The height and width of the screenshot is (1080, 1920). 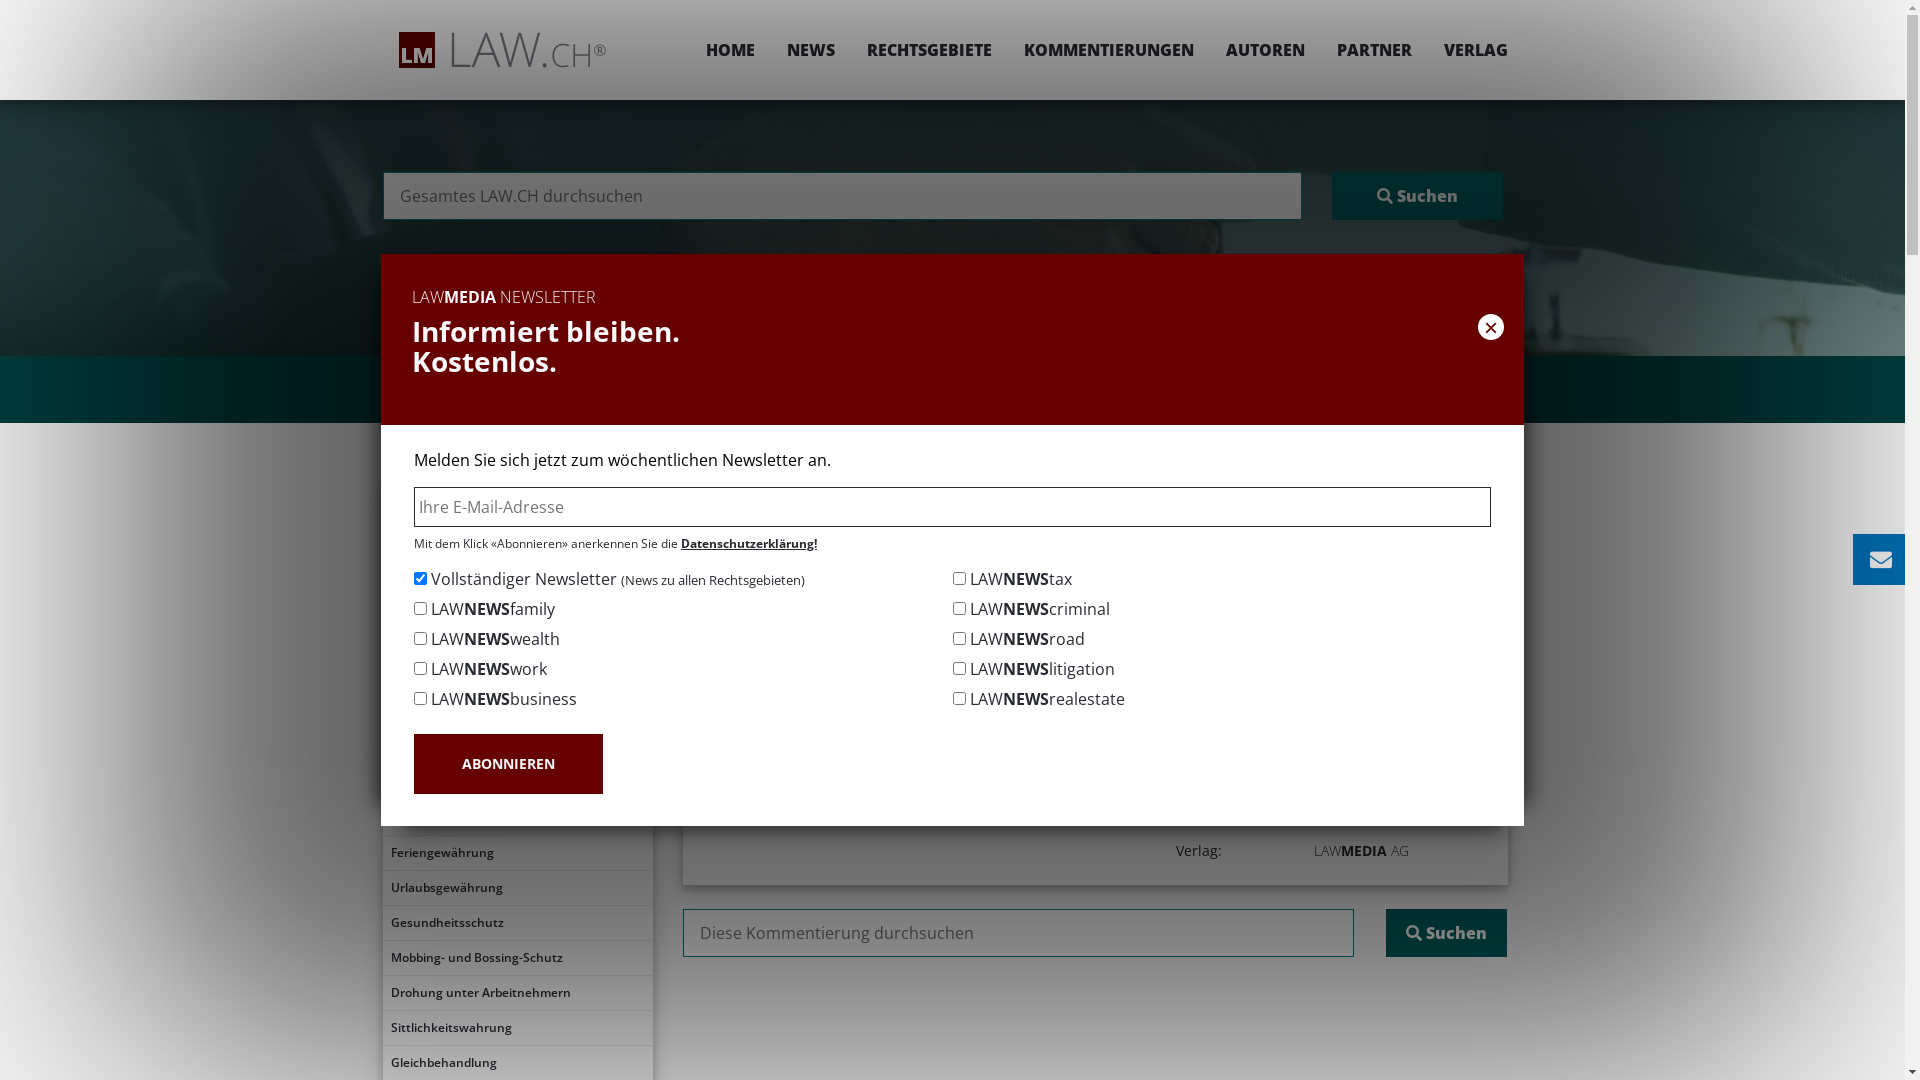 I want to click on 'AUTOREN', so click(x=1264, y=49).